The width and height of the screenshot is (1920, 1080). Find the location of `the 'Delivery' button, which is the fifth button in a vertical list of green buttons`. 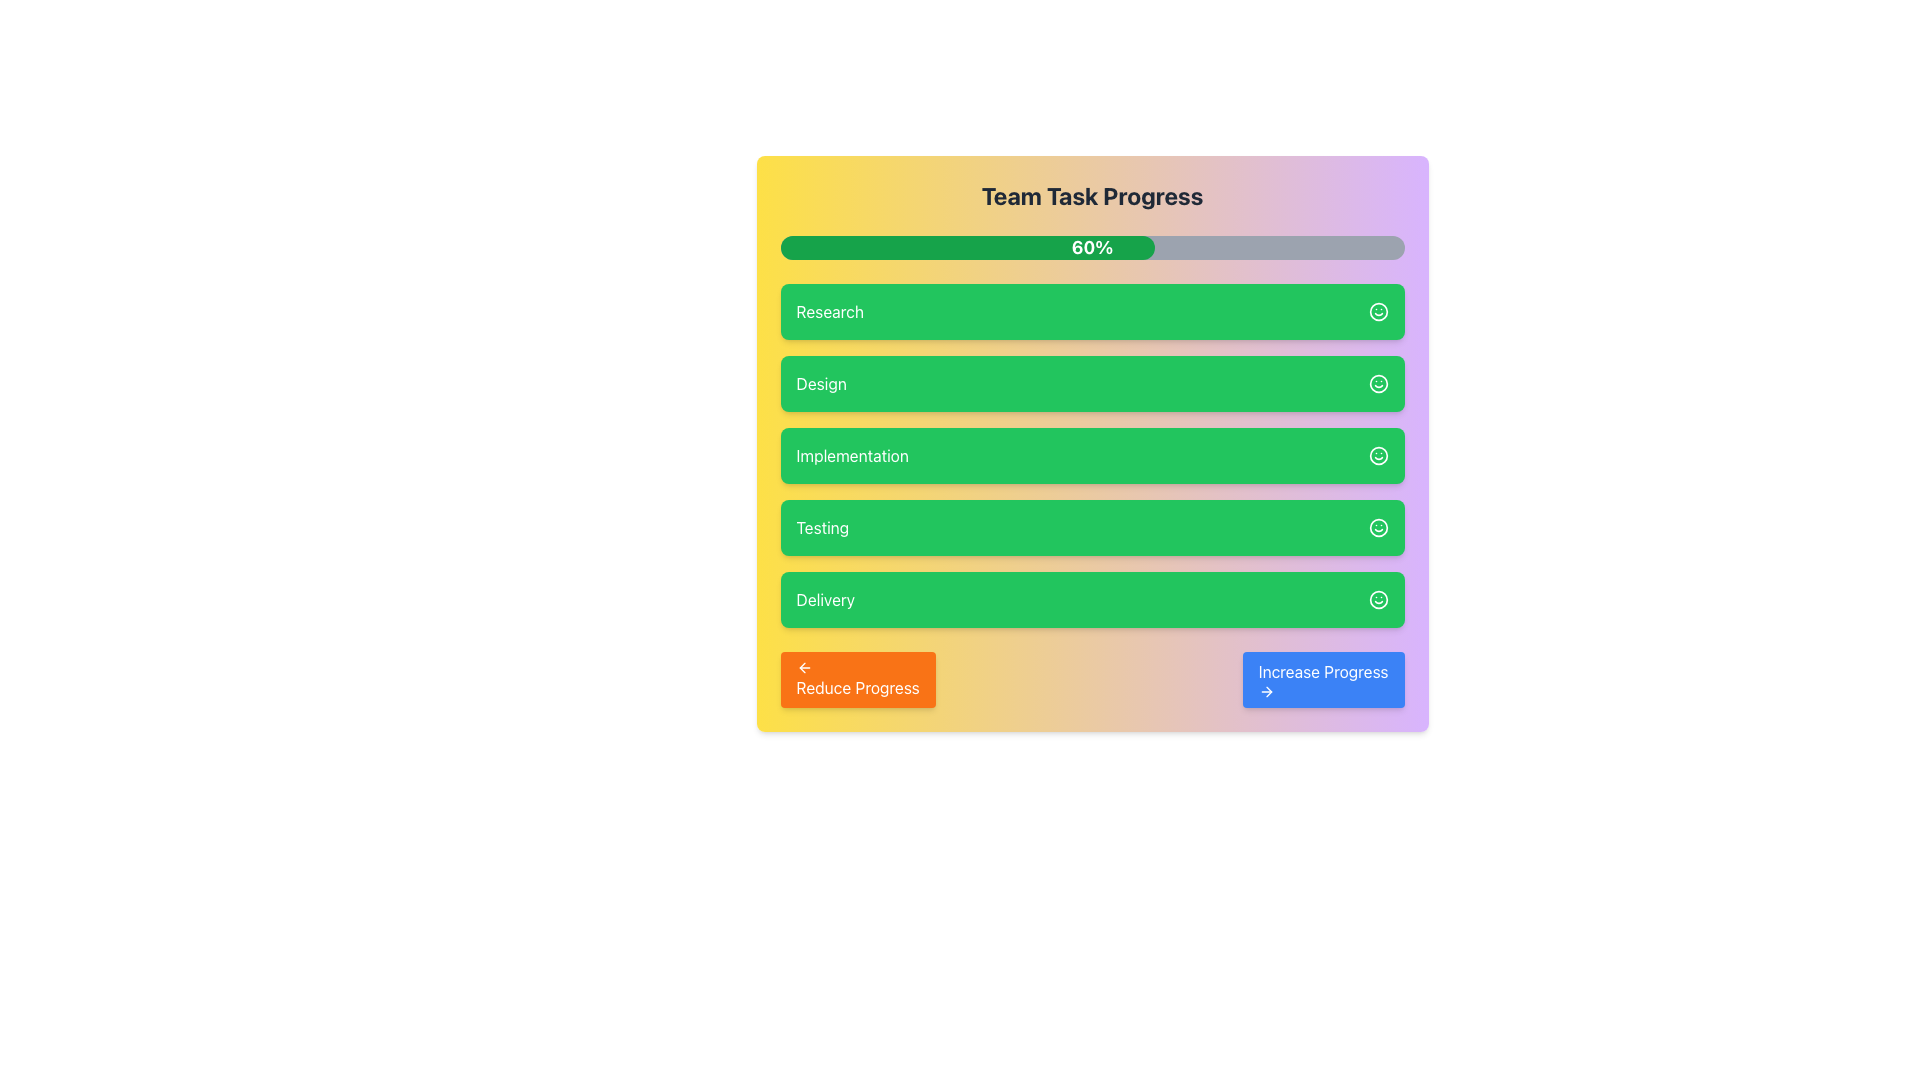

the 'Delivery' button, which is the fifth button in a vertical list of green buttons is located at coordinates (1091, 599).